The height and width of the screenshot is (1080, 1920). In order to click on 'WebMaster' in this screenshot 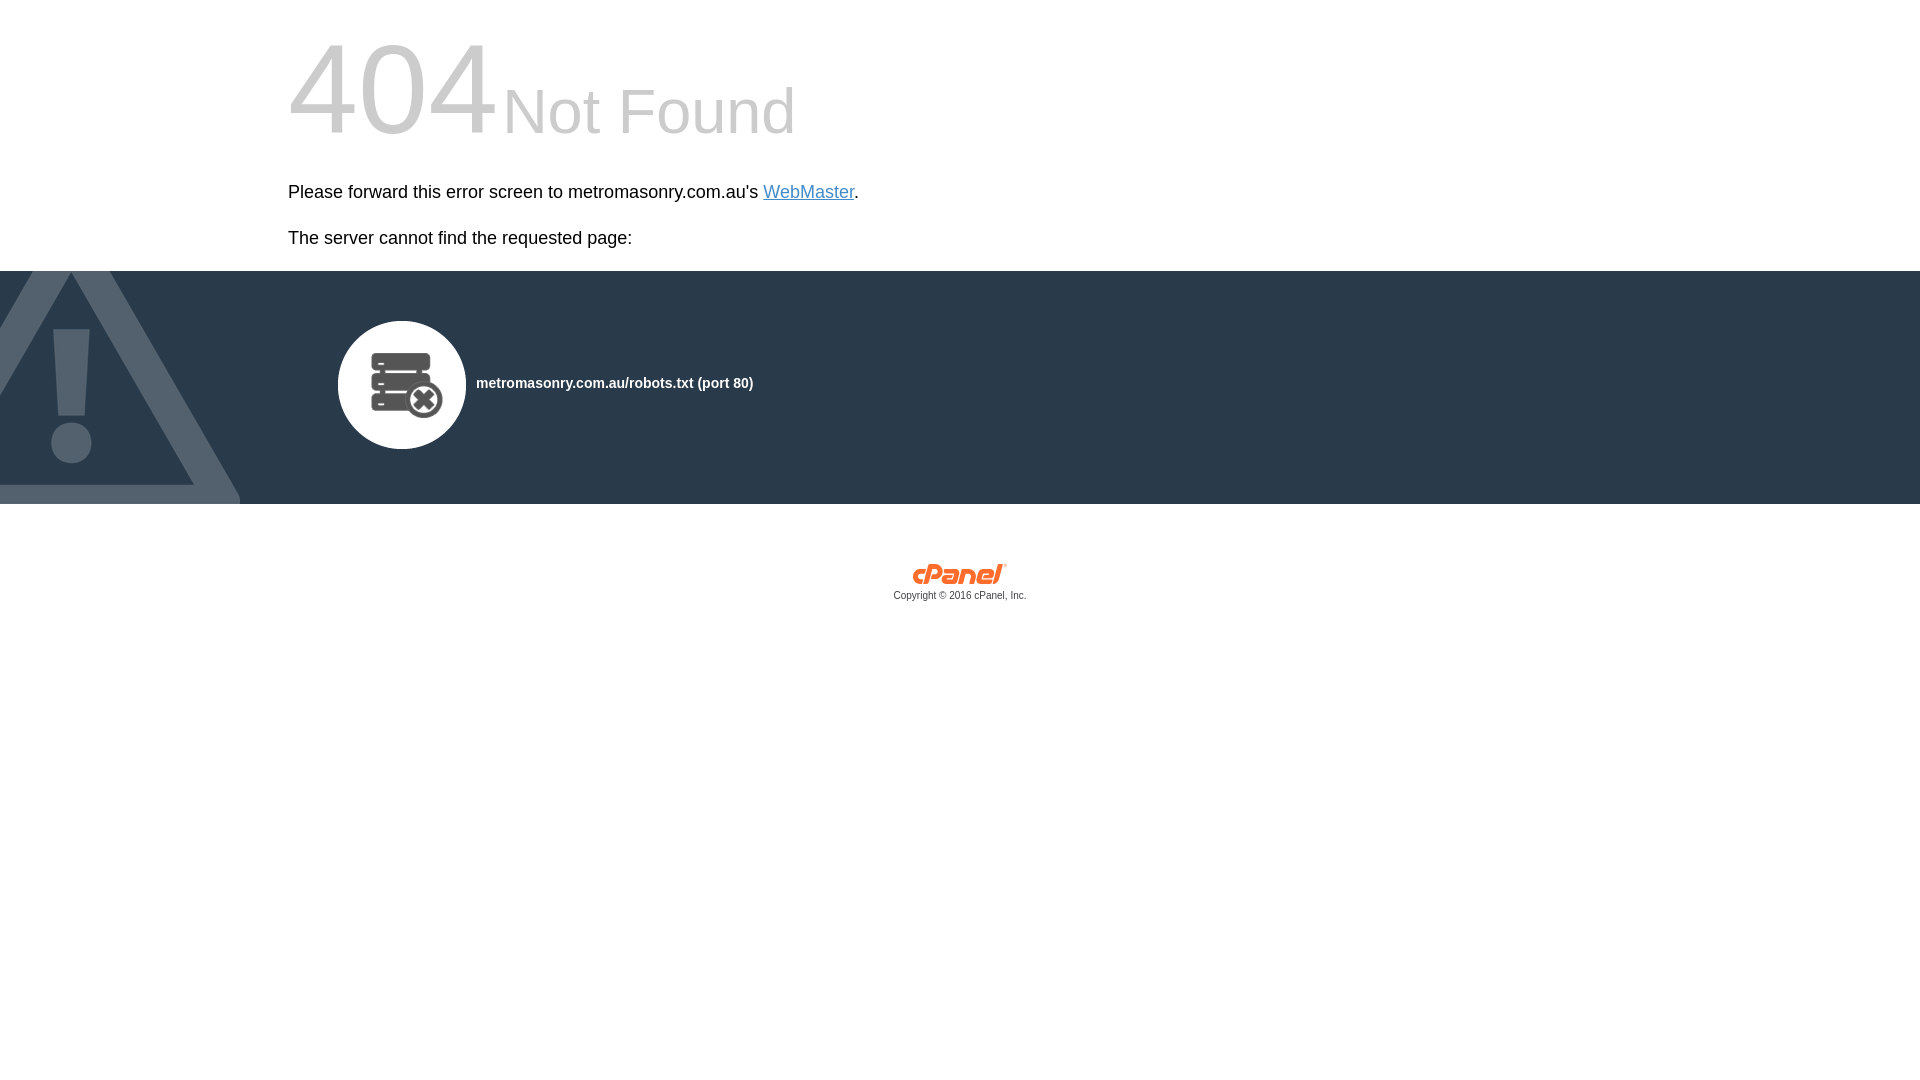, I will do `click(762, 192)`.